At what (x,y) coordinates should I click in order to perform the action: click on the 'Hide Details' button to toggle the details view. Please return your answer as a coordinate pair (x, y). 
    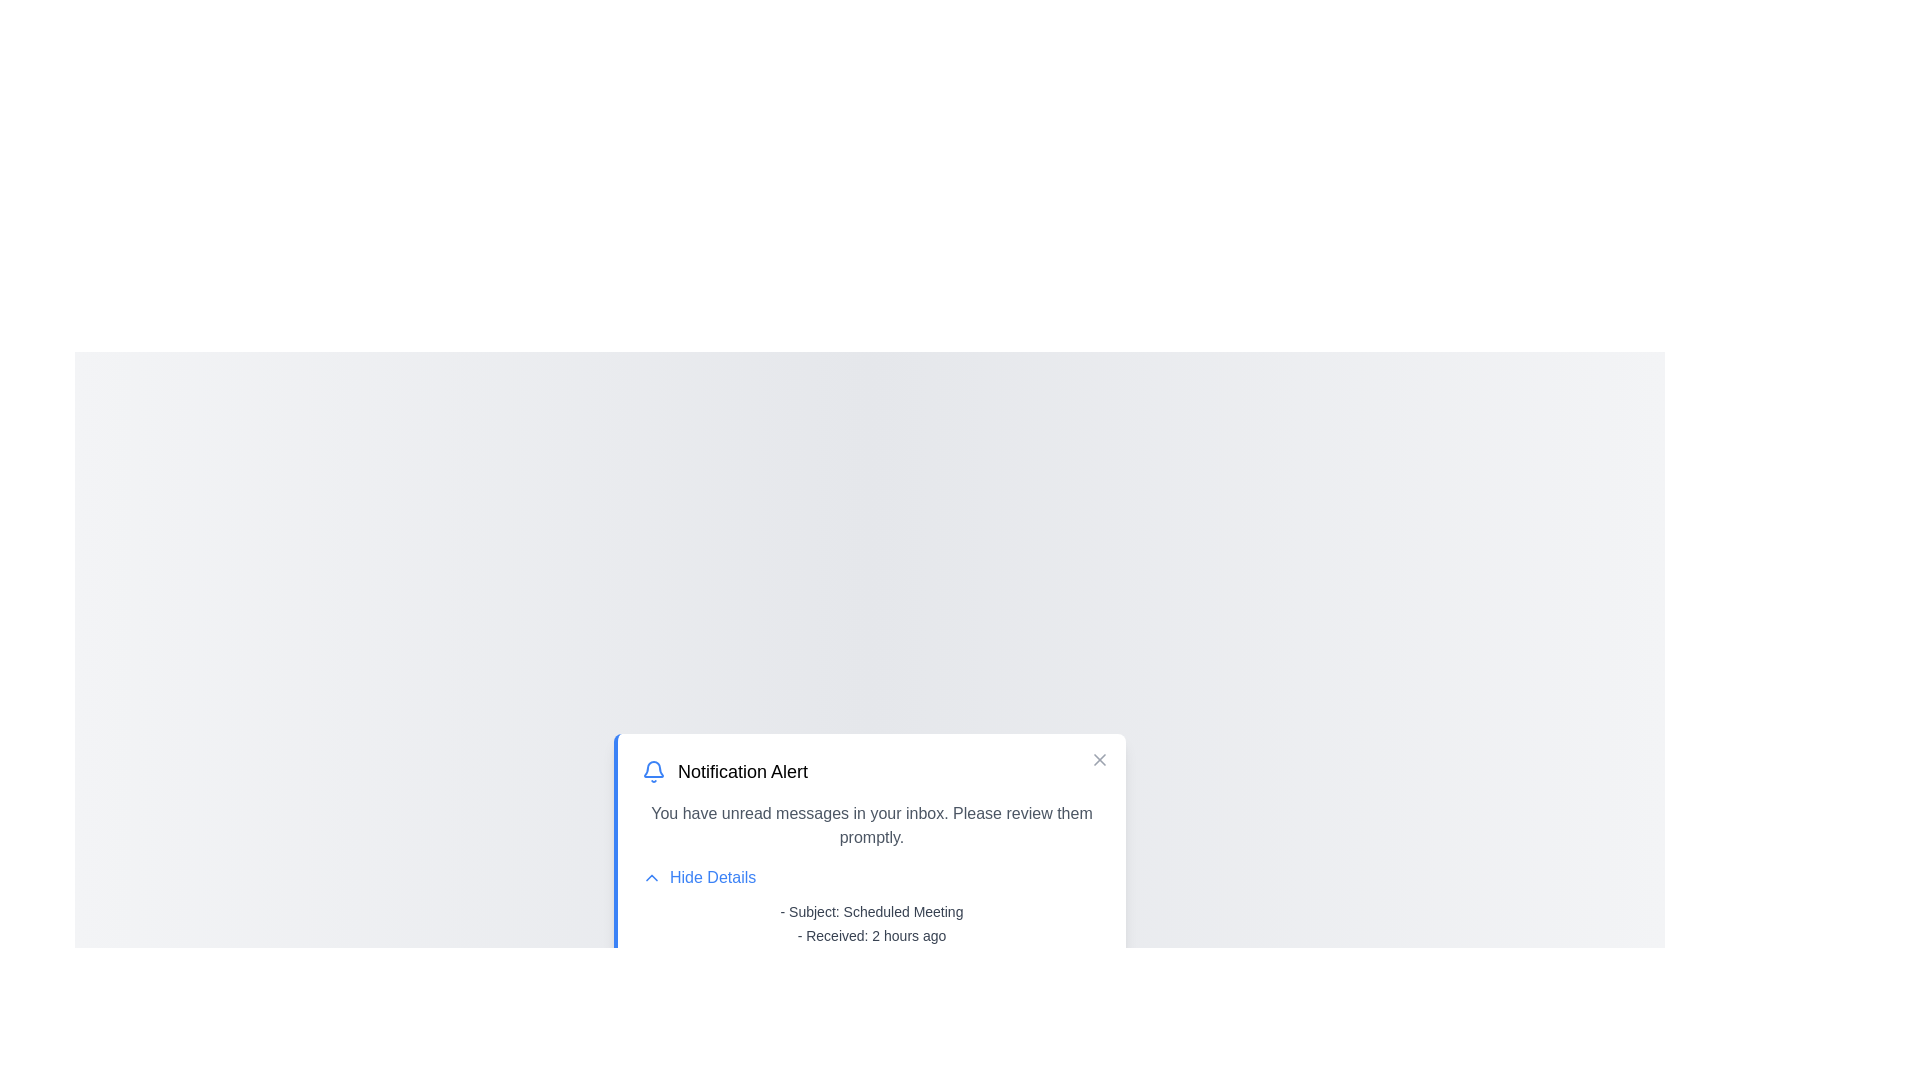
    Looking at the image, I should click on (699, 877).